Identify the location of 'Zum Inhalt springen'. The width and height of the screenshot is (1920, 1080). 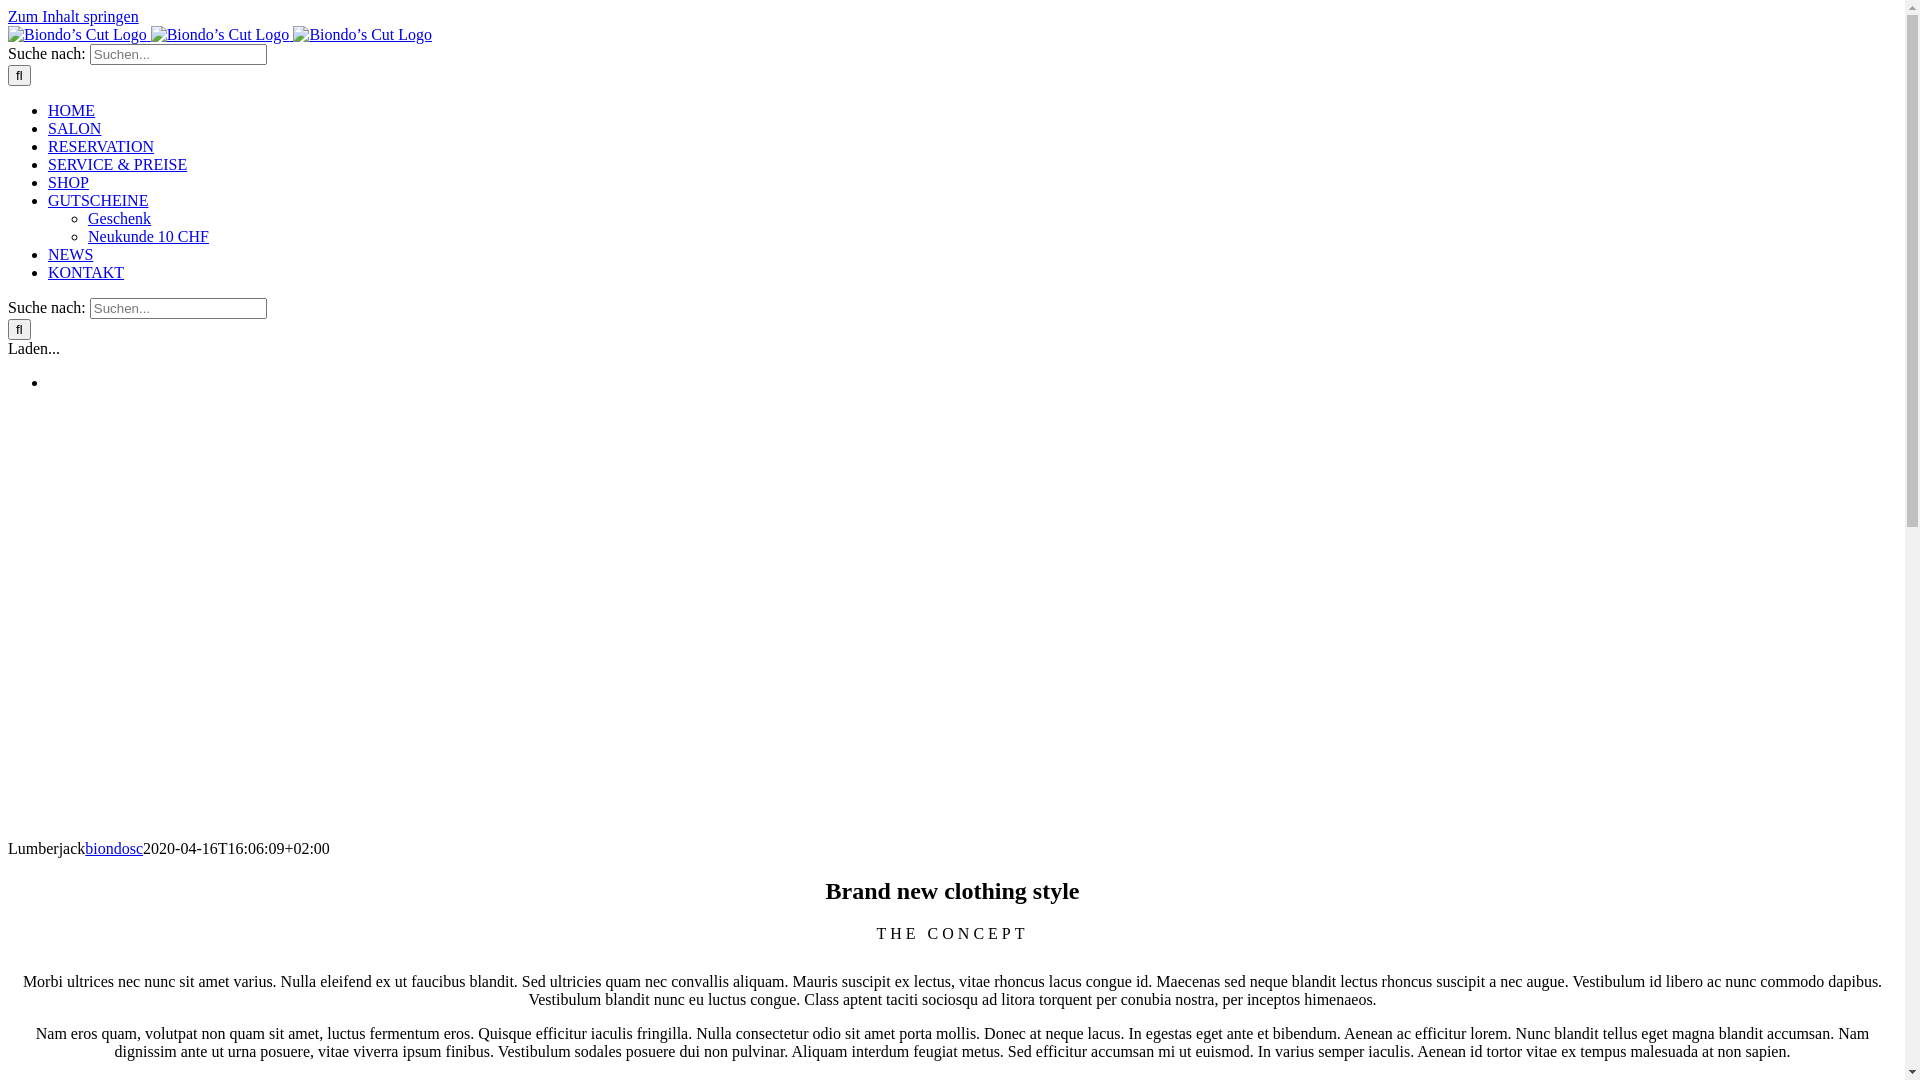
(73, 16).